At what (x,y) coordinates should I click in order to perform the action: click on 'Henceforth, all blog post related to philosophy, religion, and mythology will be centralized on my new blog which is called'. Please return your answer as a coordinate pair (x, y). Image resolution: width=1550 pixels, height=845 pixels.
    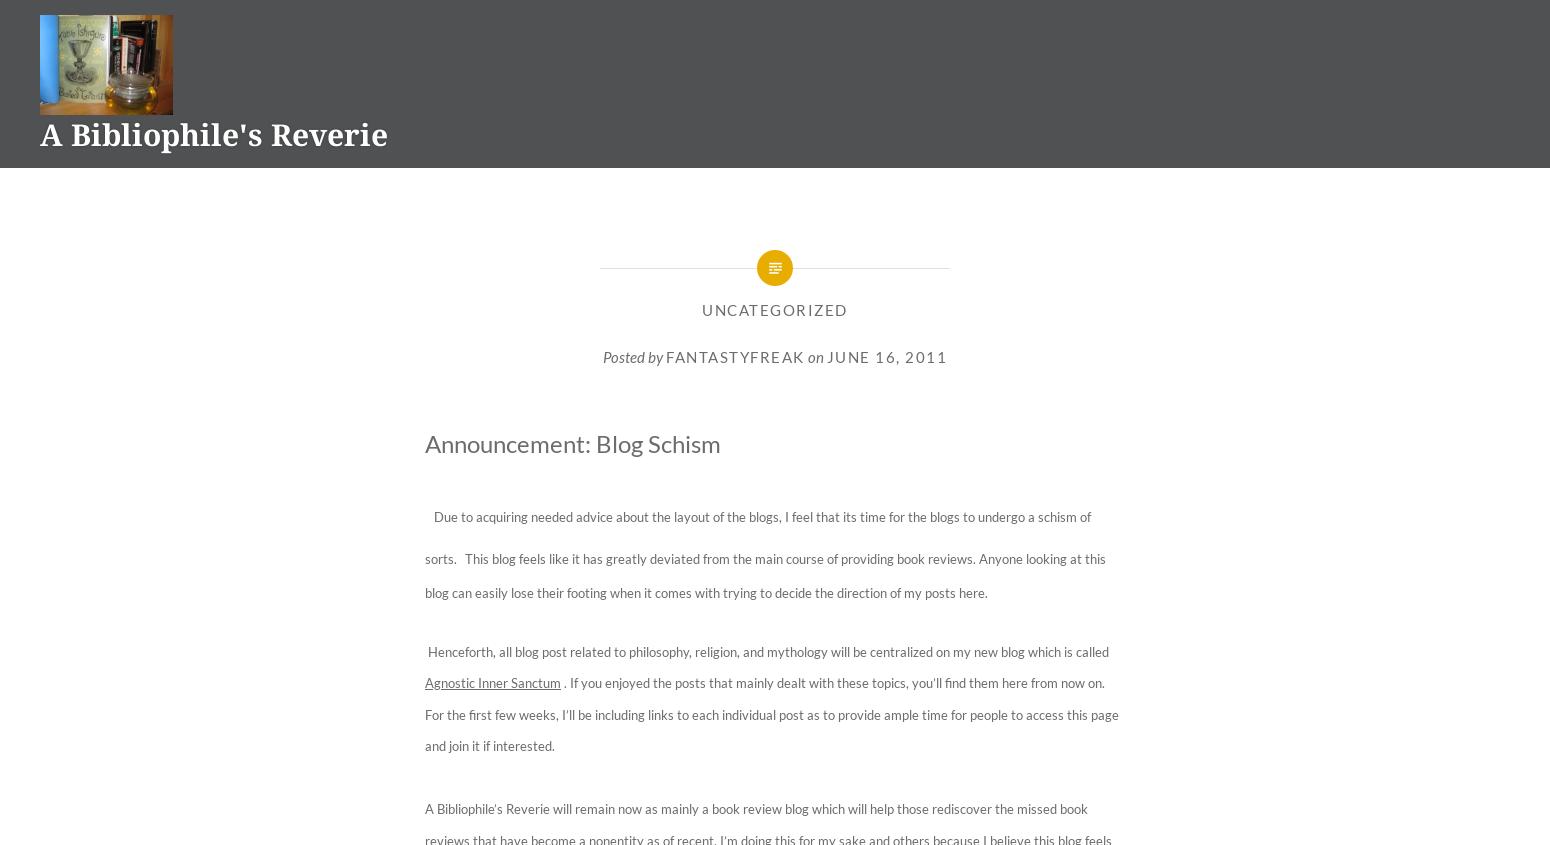
    Looking at the image, I should click on (425, 650).